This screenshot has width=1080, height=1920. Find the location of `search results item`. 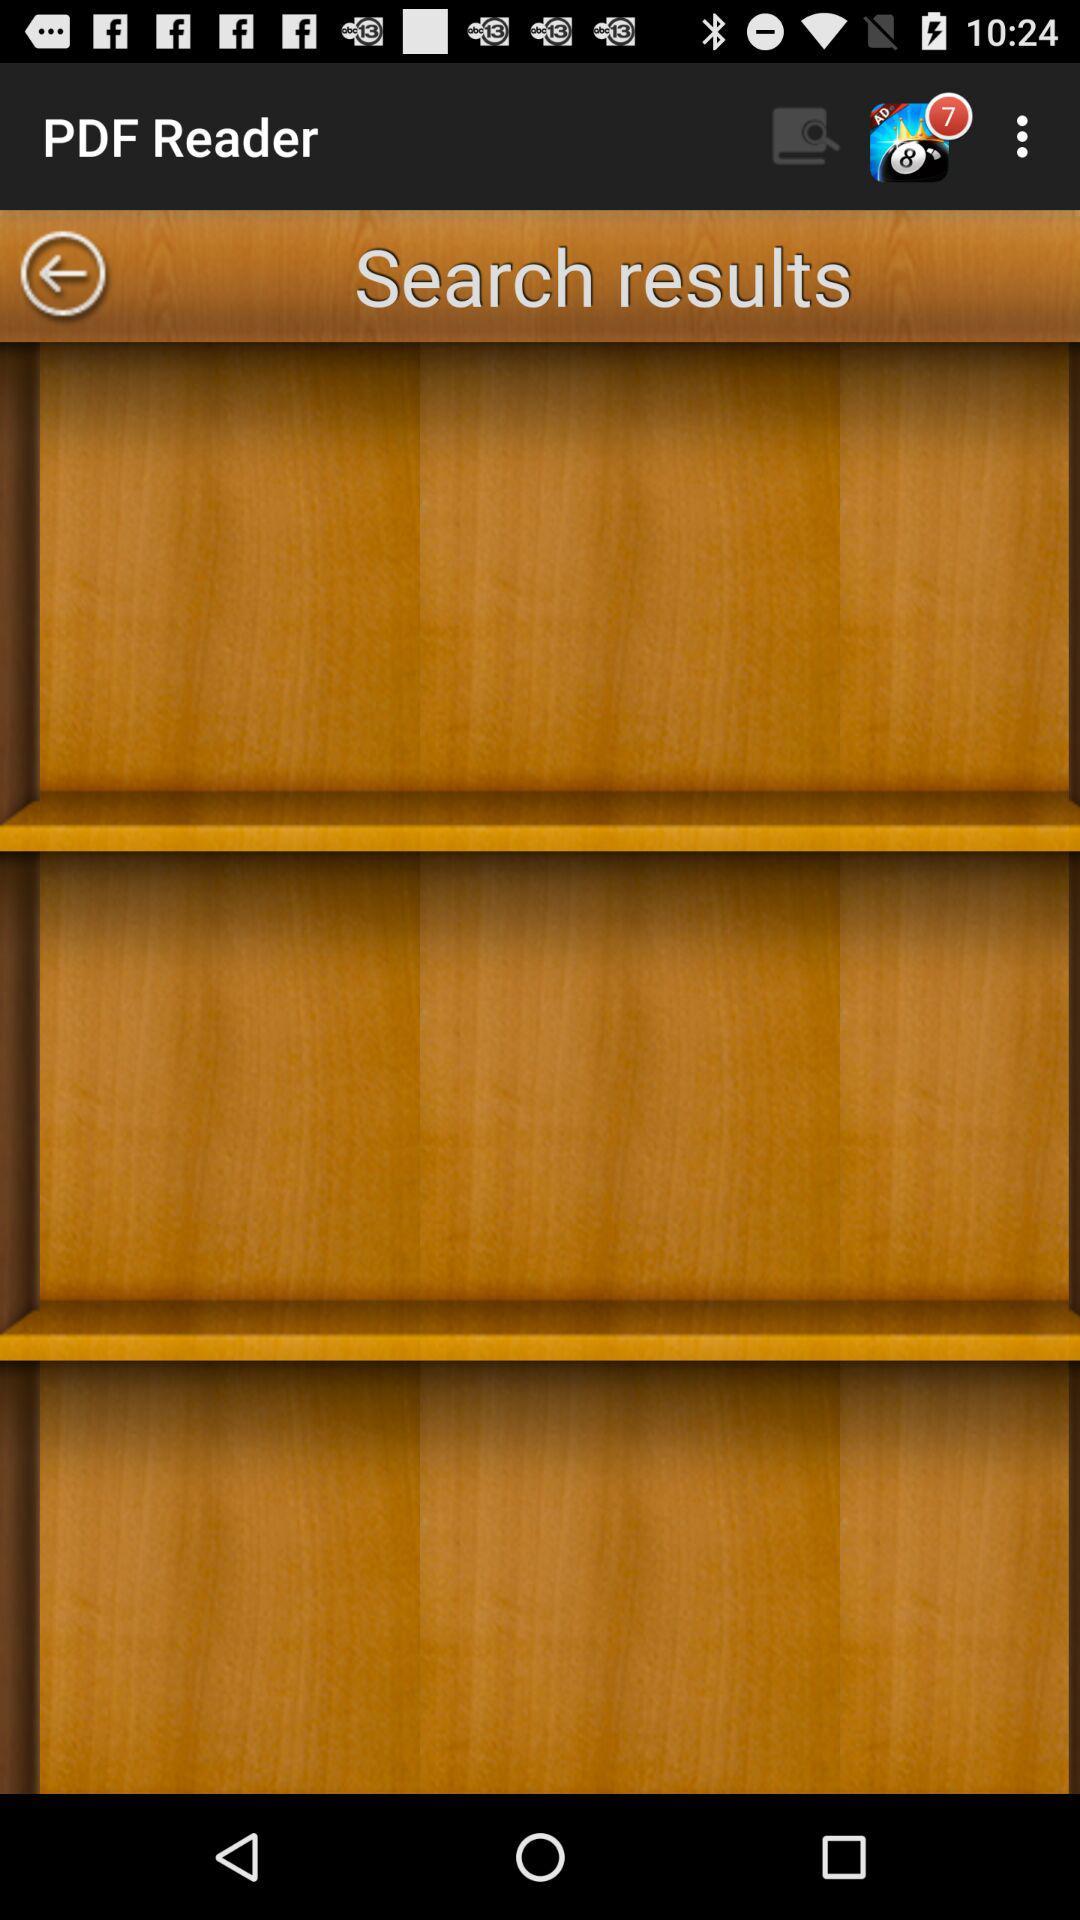

search results item is located at coordinates (601, 274).